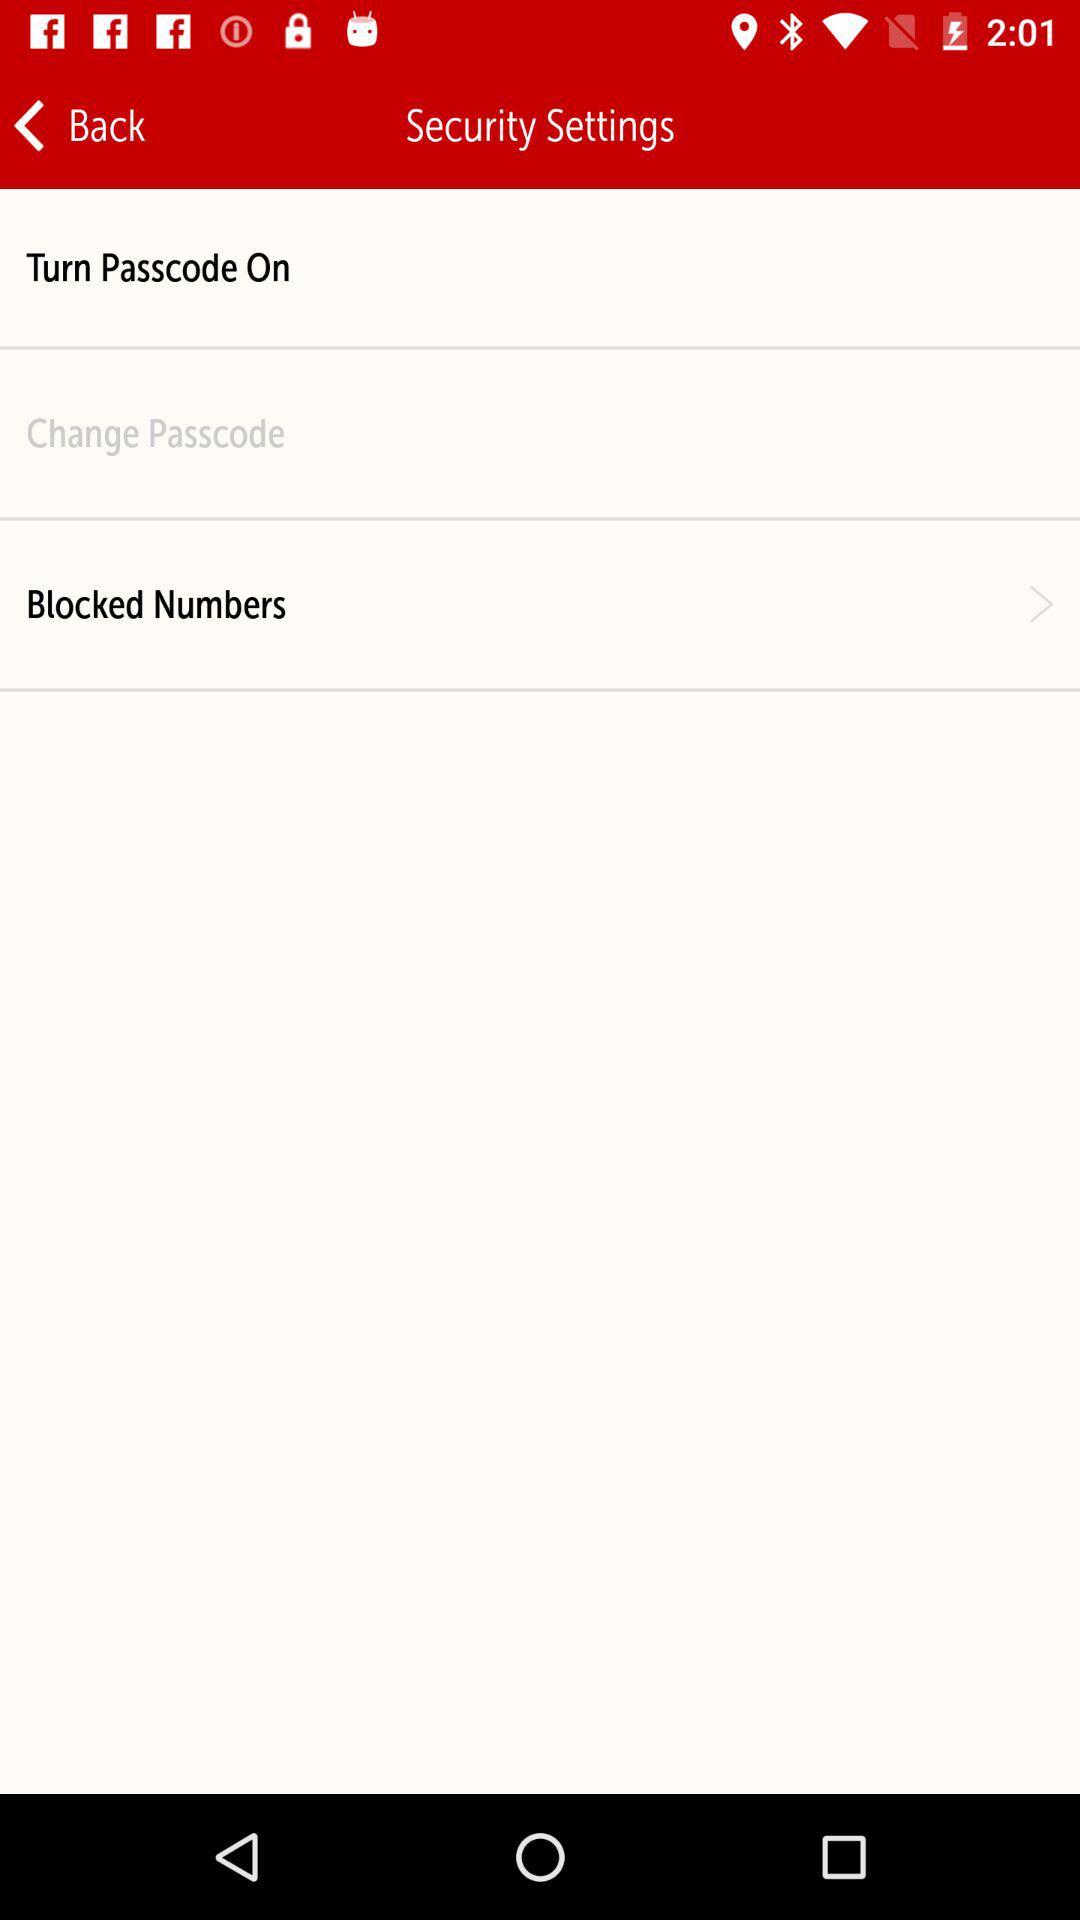 The width and height of the screenshot is (1080, 1920). Describe the element at coordinates (77, 124) in the screenshot. I see `the icon to the left of the security settings item` at that location.